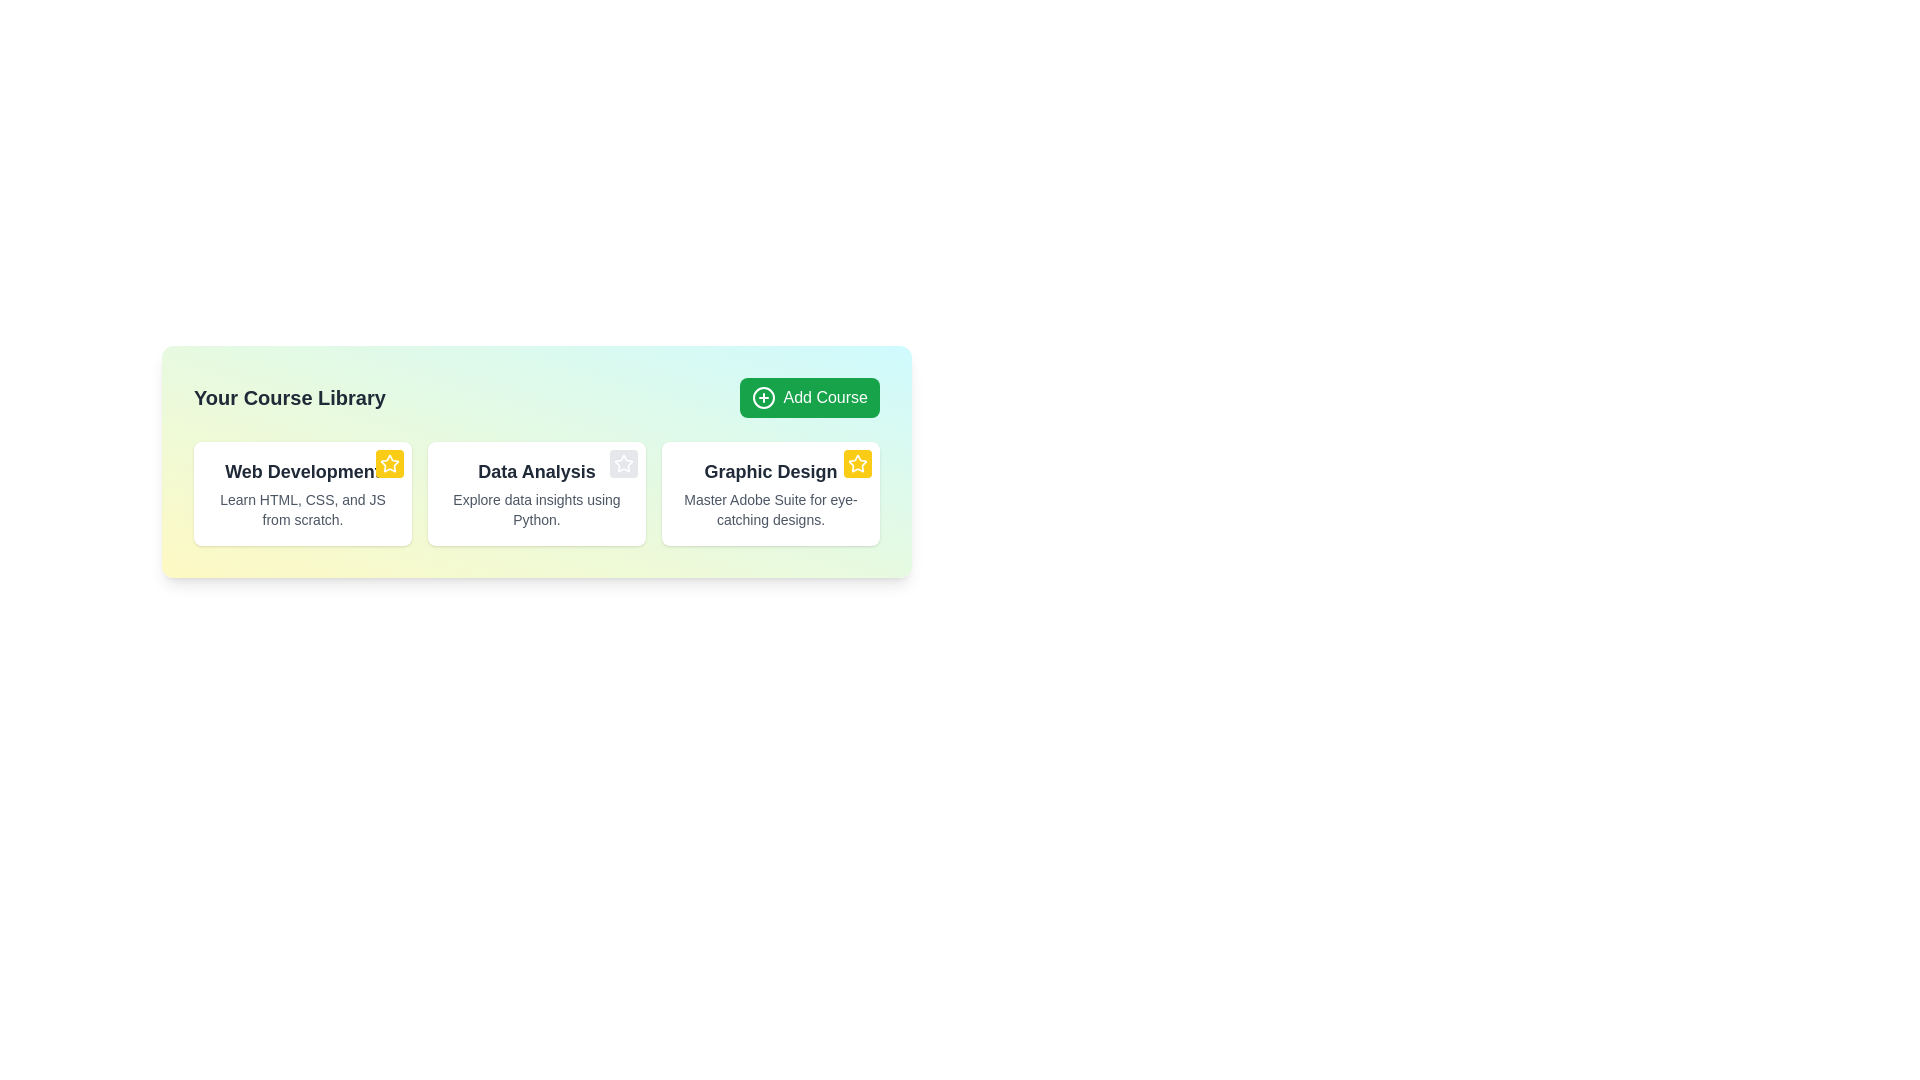 This screenshot has height=1080, width=1920. I want to click on the small yellow star-shaped icon with a white outline located above the title 'Graphic Design' in the 'Your Course Library' section, so click(858, 463).